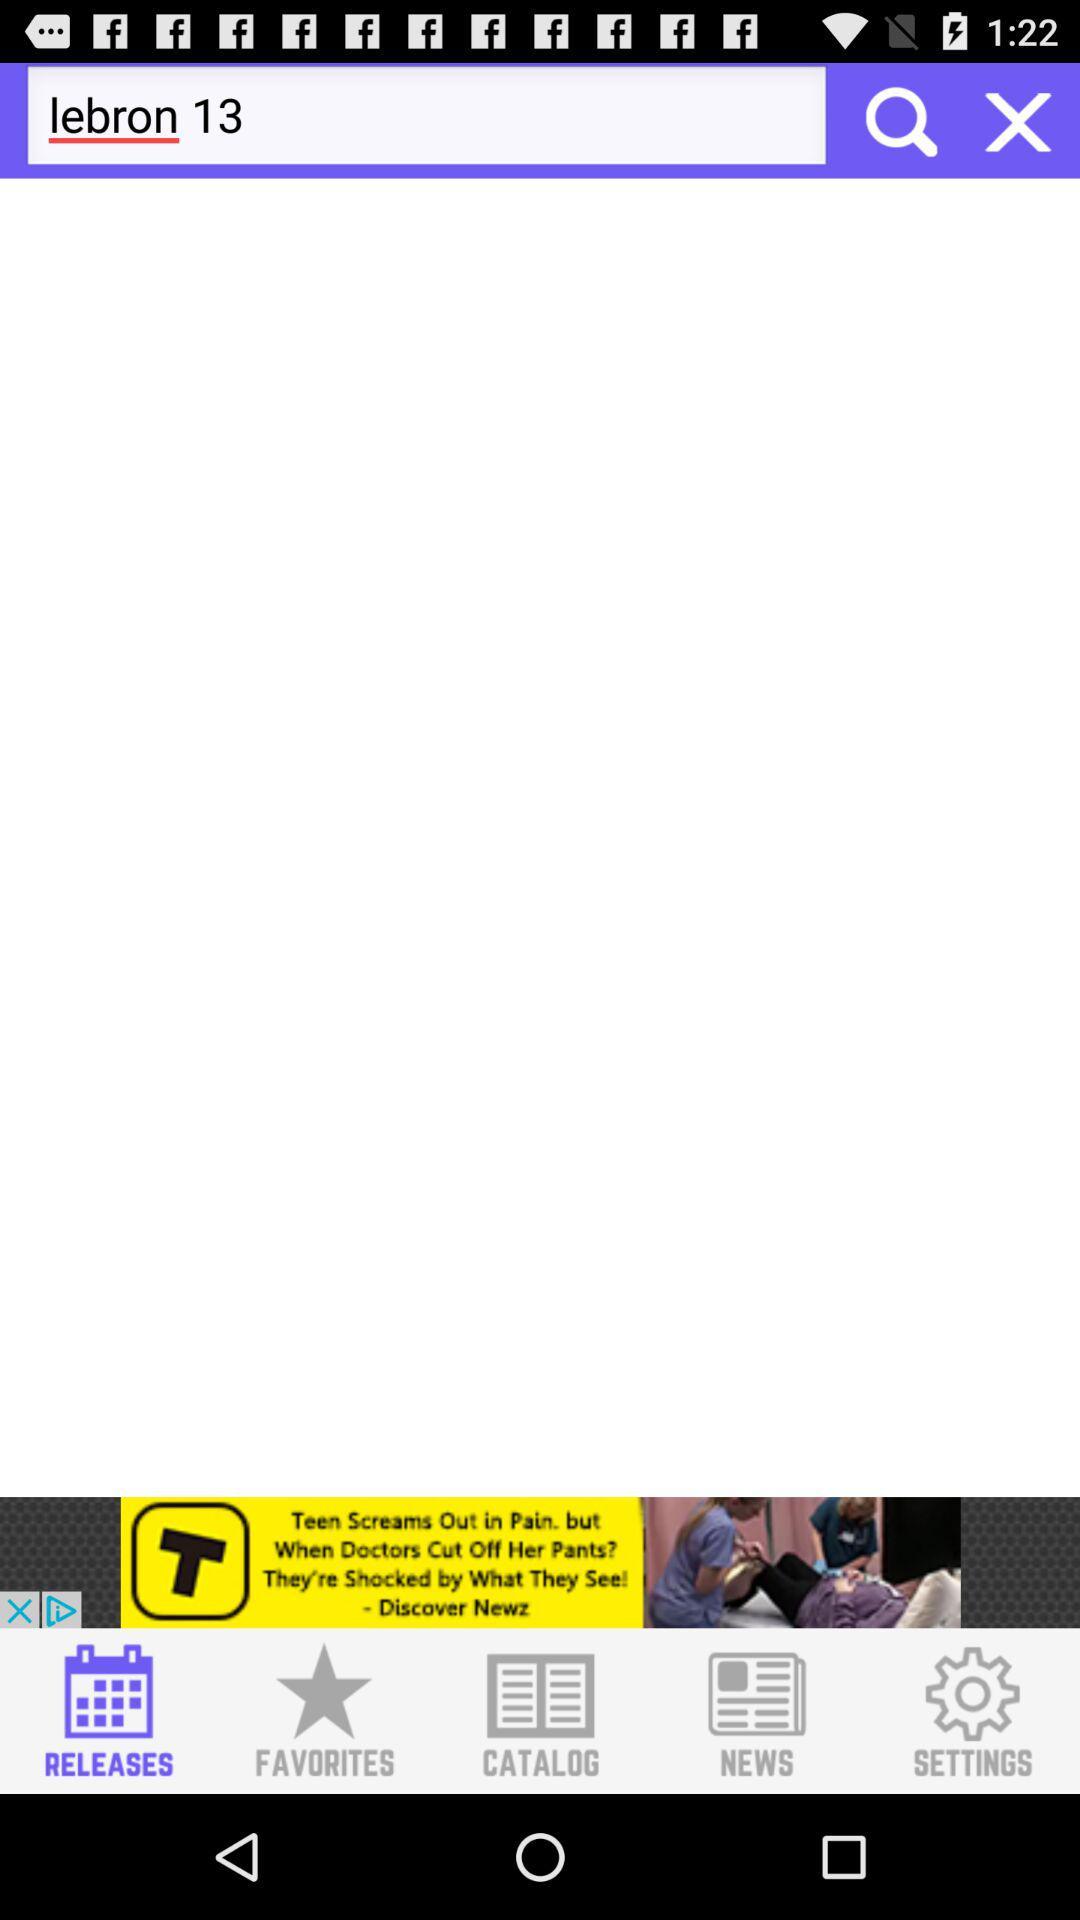  Describe the element at coordinates (1018, 128) in the screenshot. I see `the close icon` at that location.